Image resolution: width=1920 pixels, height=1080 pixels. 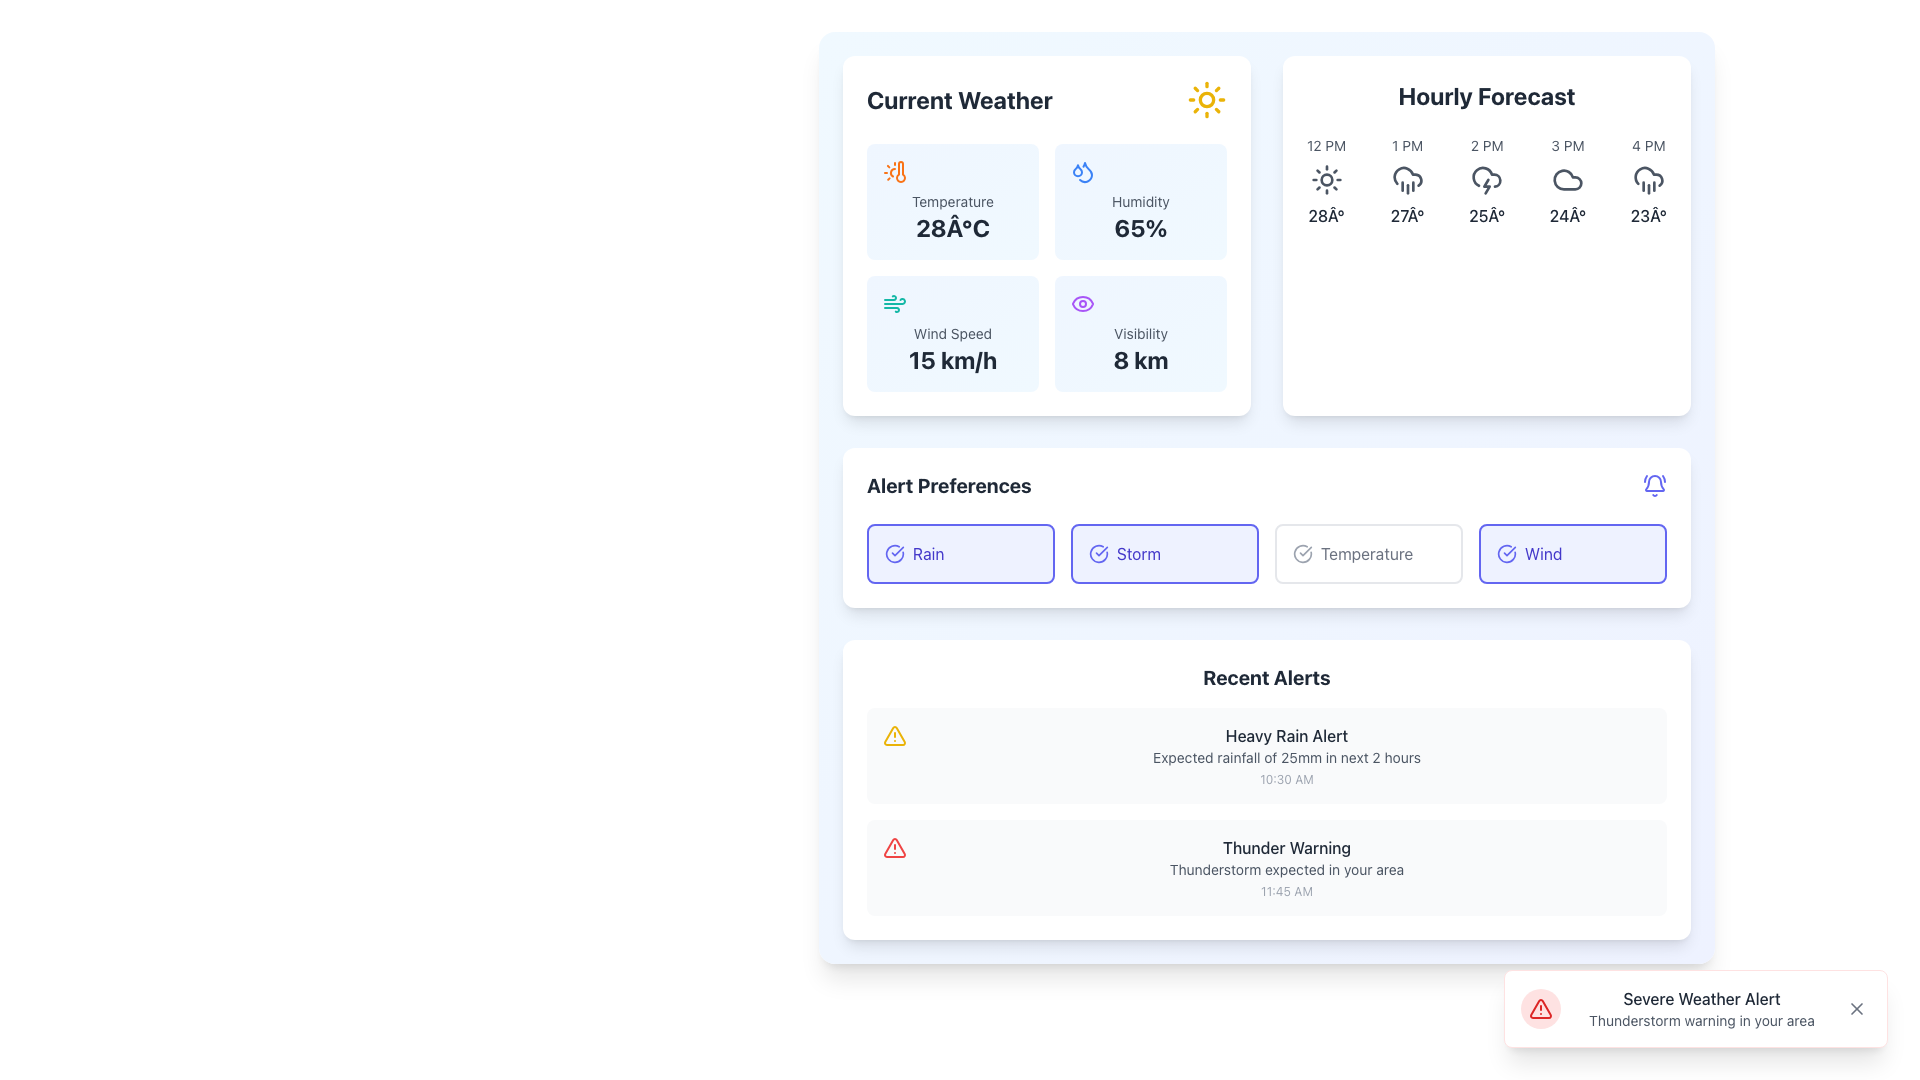 I want to click on the blue water droplet icon located to the left of the '65%' humidity text in the 'Current Weather' panel, so click(x=1084, y=171).